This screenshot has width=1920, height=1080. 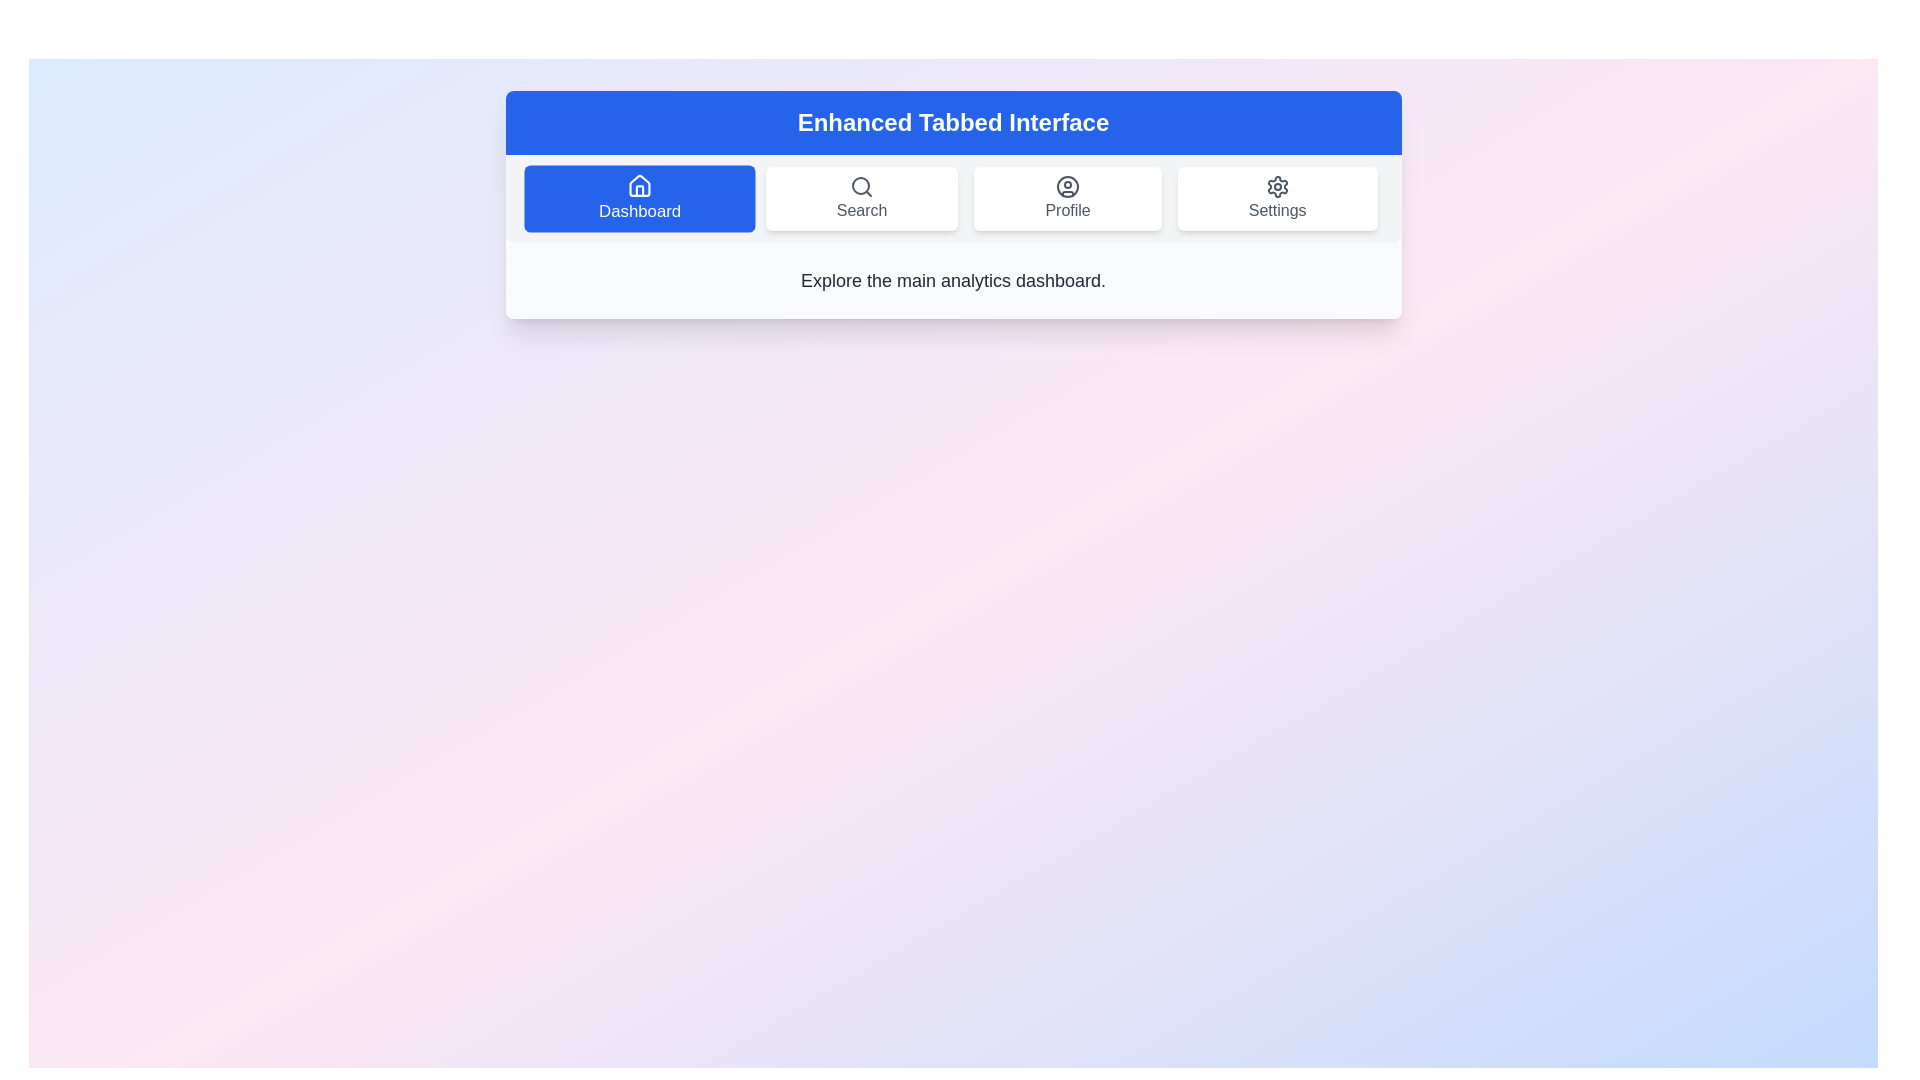 What do you see at coordinates (1276, 199) in the screenshot?
I see `the last button in the horizontal navigation bar, which likely redirects to the settings interface, to observe its hover effect` at bounding box center [1276, 199].